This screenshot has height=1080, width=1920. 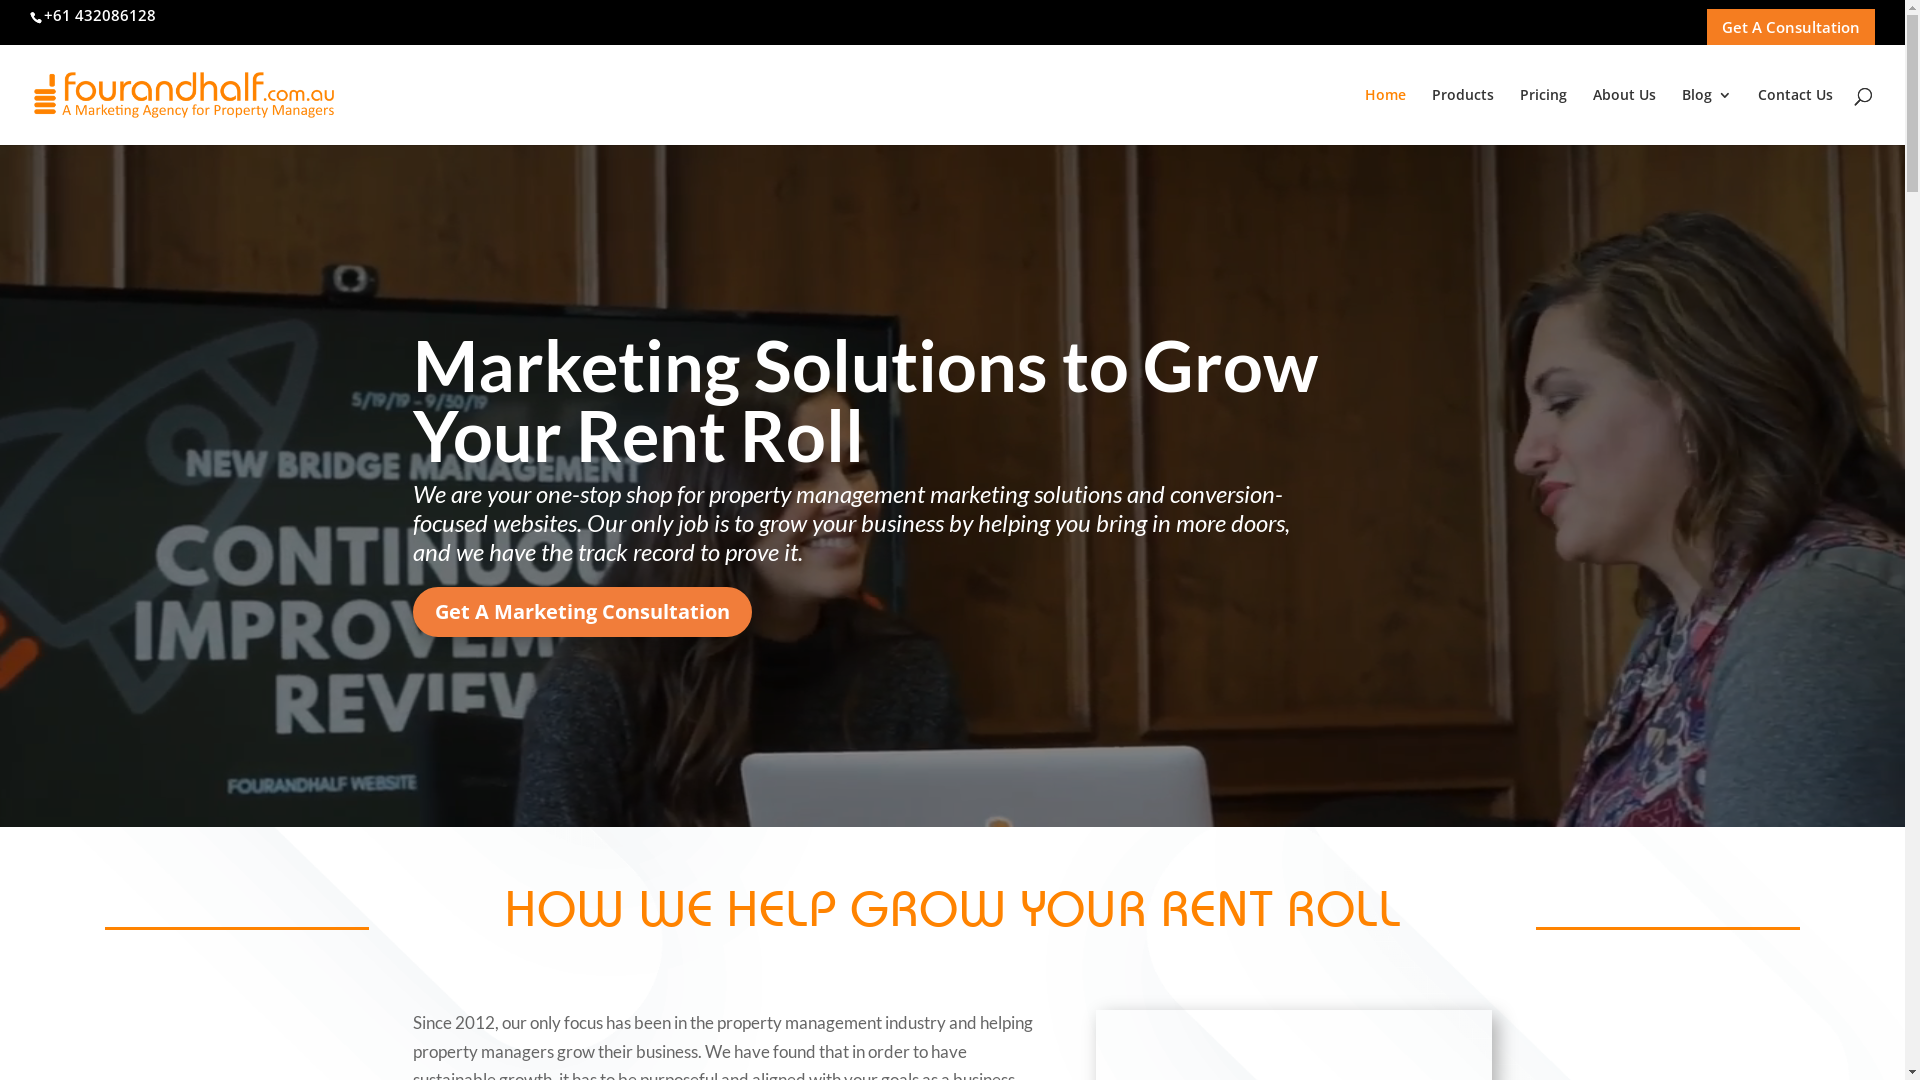 I want to click on 'Get A Marketing Consultation', so click(x=580, y=611).